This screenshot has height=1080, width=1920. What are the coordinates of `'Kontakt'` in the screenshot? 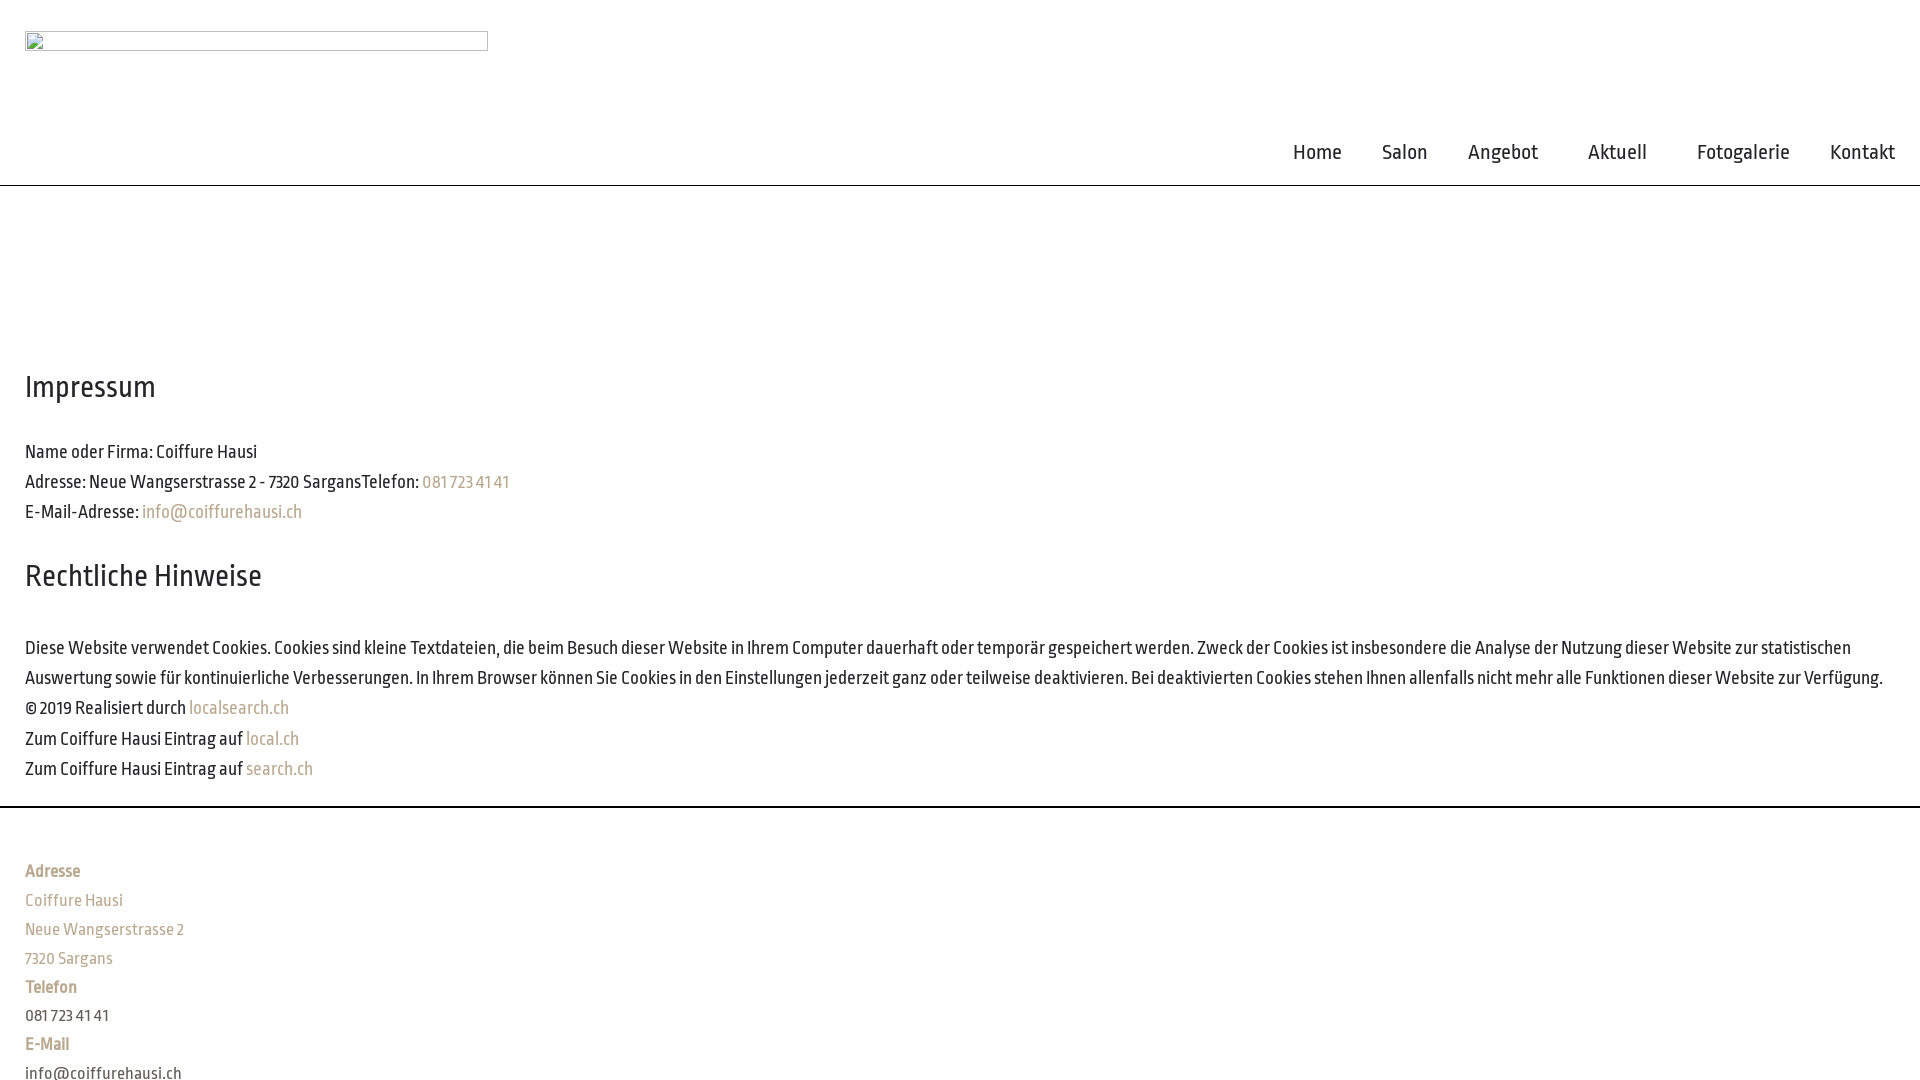 It's located at (1861, 156).